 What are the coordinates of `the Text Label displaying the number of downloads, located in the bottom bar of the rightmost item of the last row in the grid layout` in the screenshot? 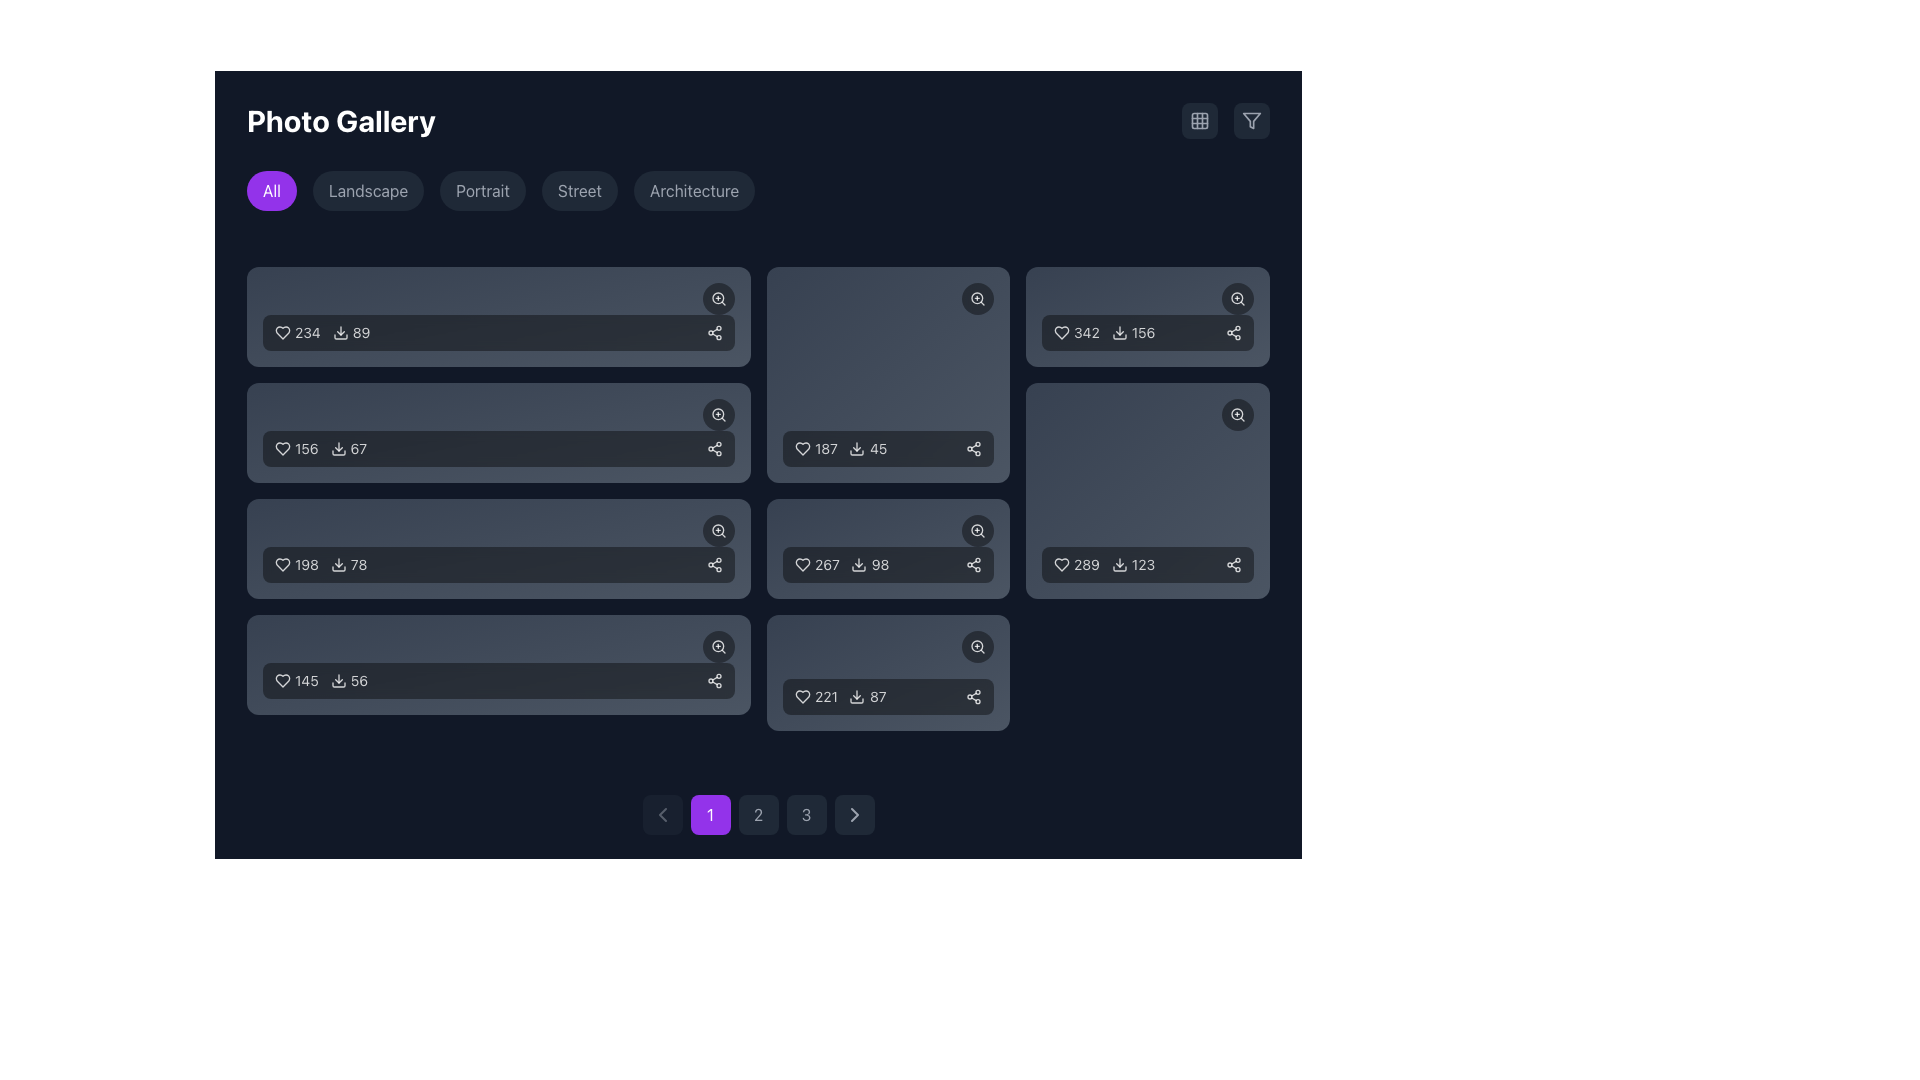 It's located at (359, 680).